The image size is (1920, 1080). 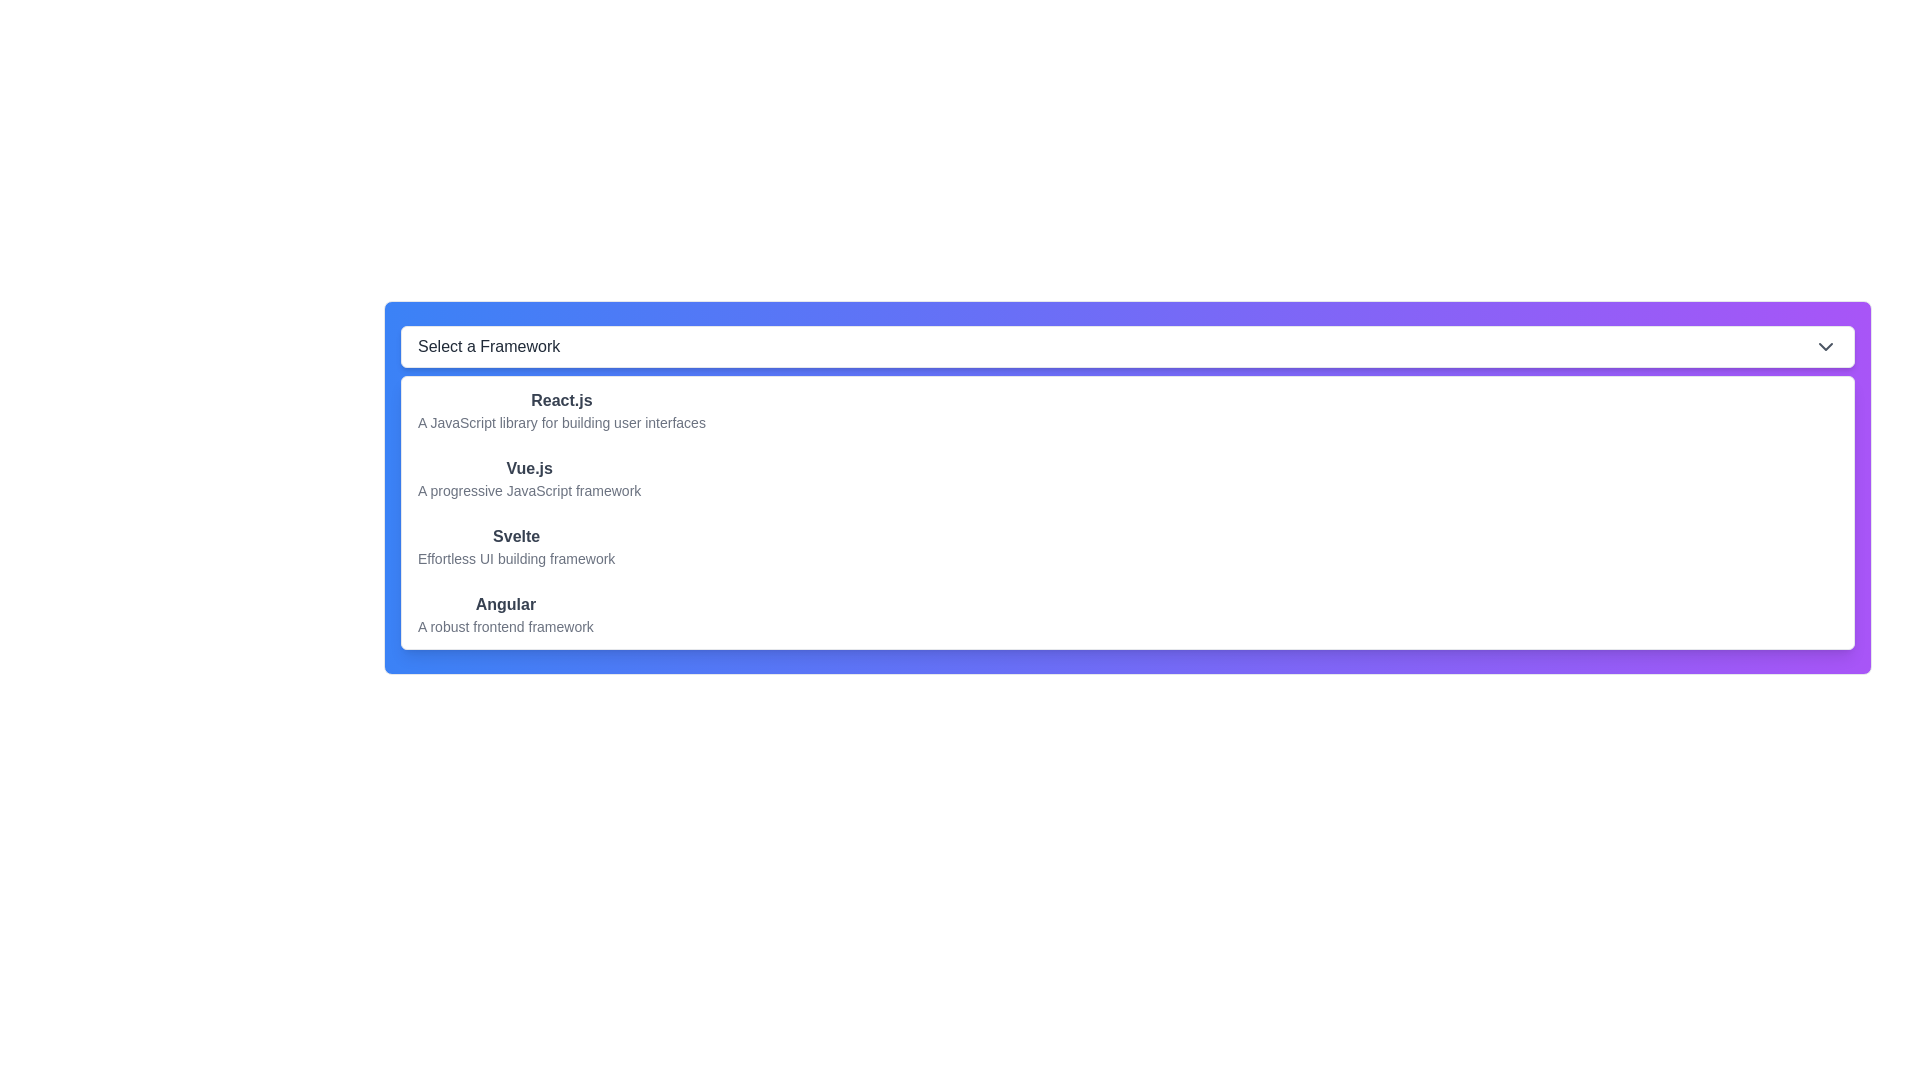 What do you see at coordinates (529, 478) in the screenshot?
I see `the second entry in the dropdown list labeled 'Vue.js', which is styled with bold font and dark color` at bounding box center [529, 478].